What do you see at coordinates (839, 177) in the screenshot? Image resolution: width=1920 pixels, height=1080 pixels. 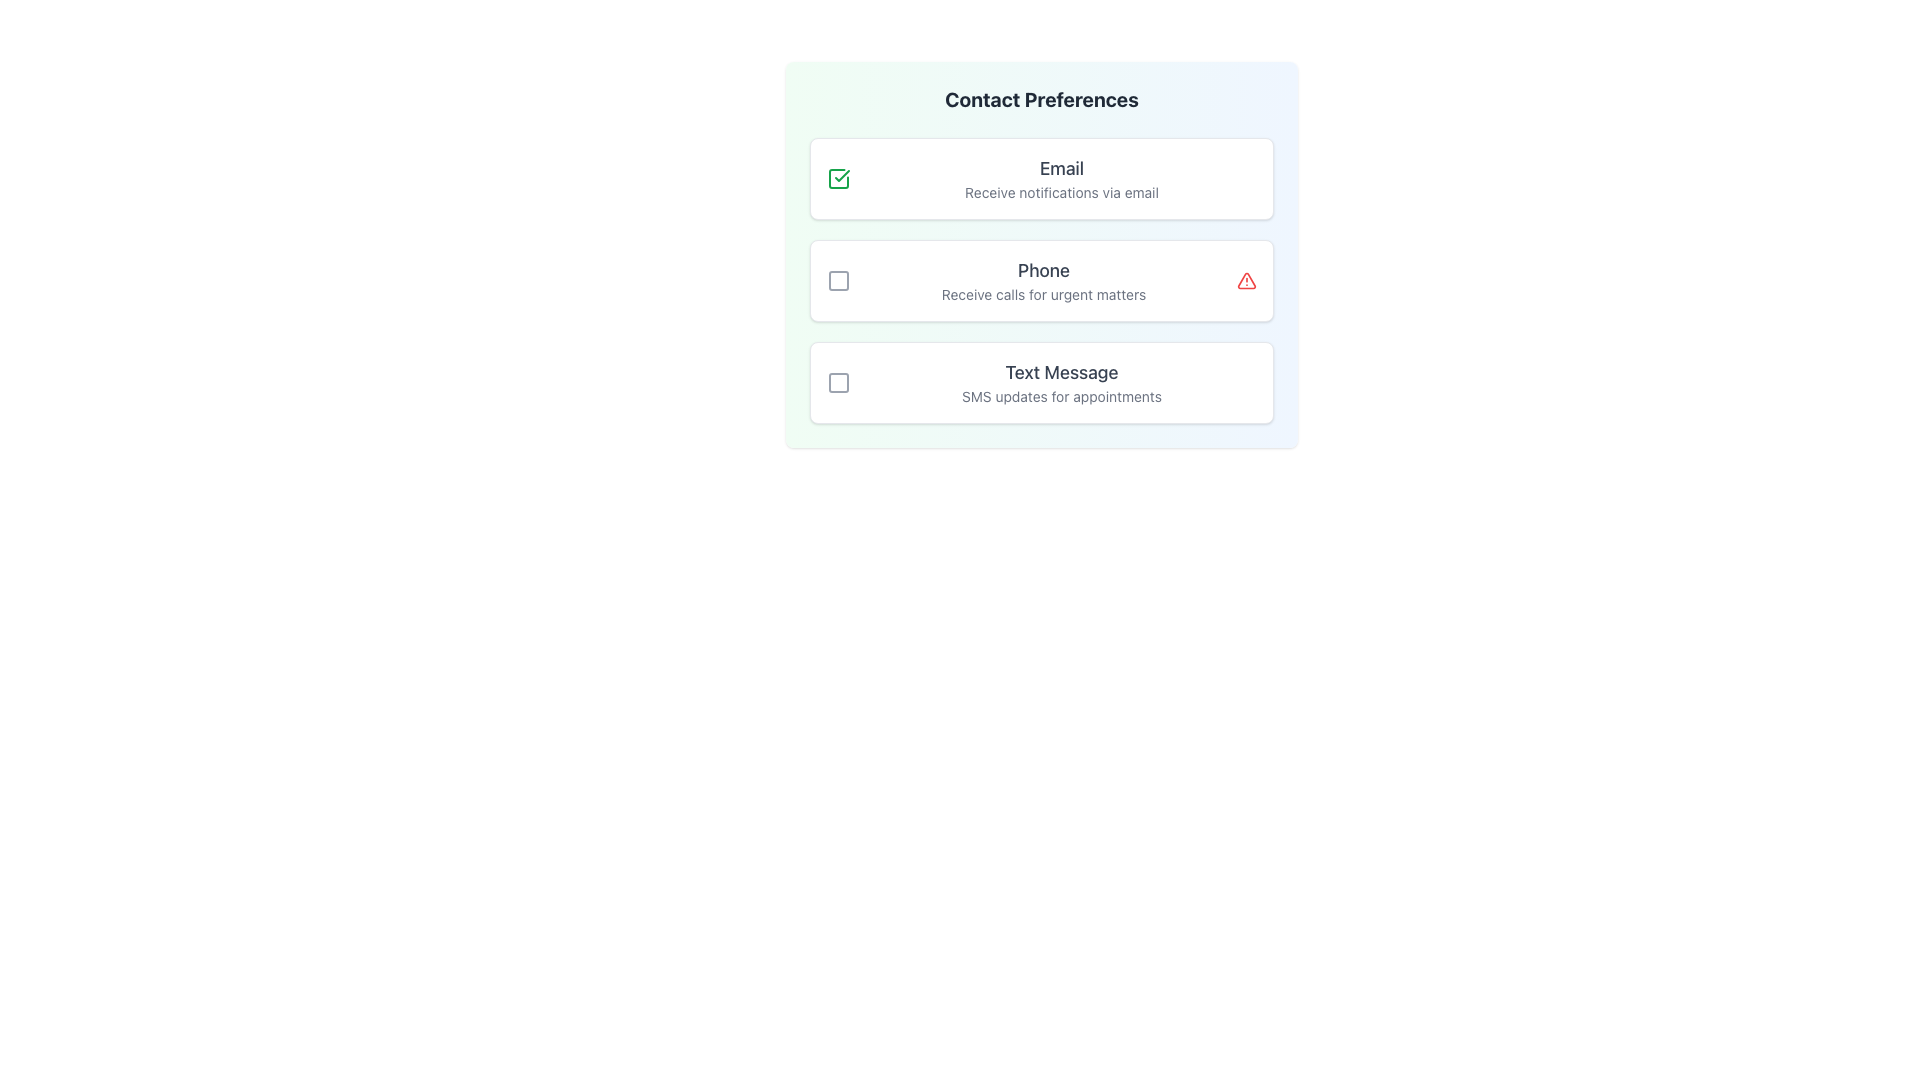 I see `the checkbox for the 'Email' notification method` at bounding box center [839, 177].